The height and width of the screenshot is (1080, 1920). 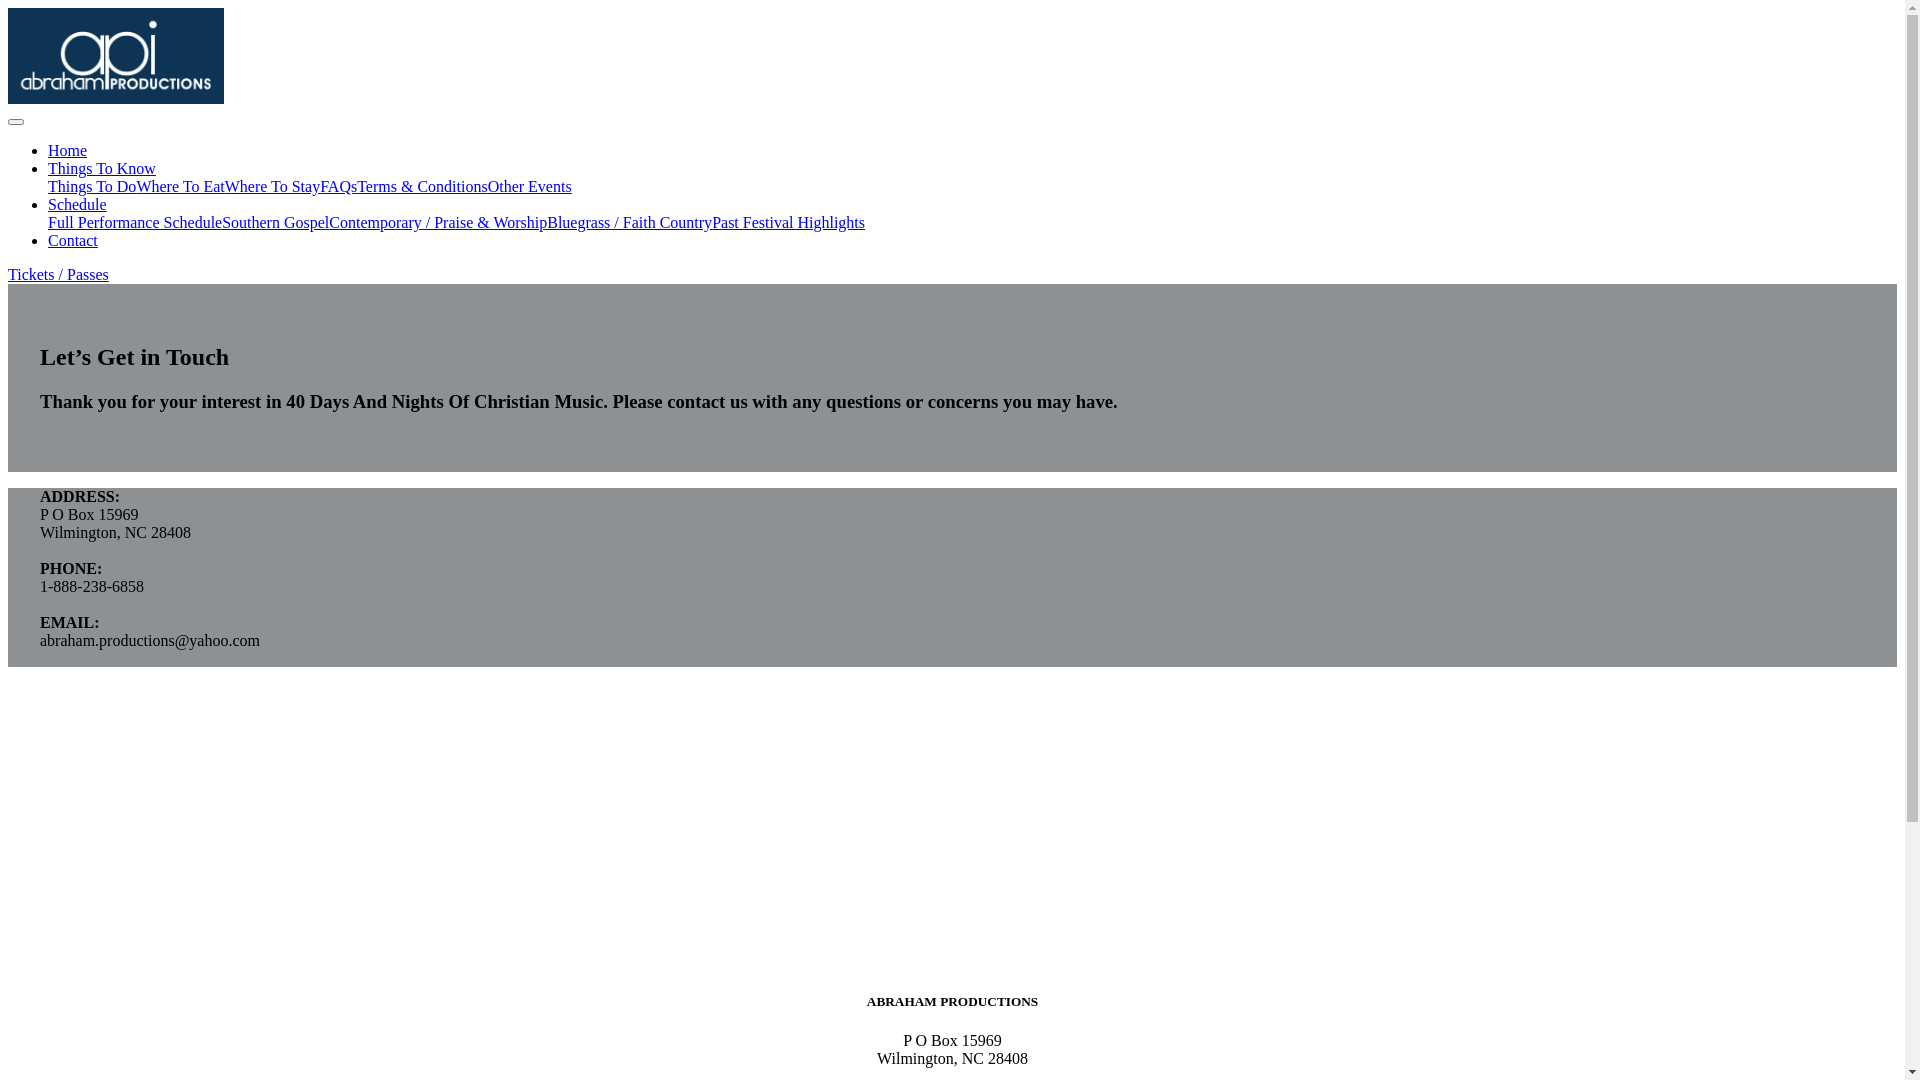 I want to click on 'Terms & Conditions', so click(x=421, y=186).